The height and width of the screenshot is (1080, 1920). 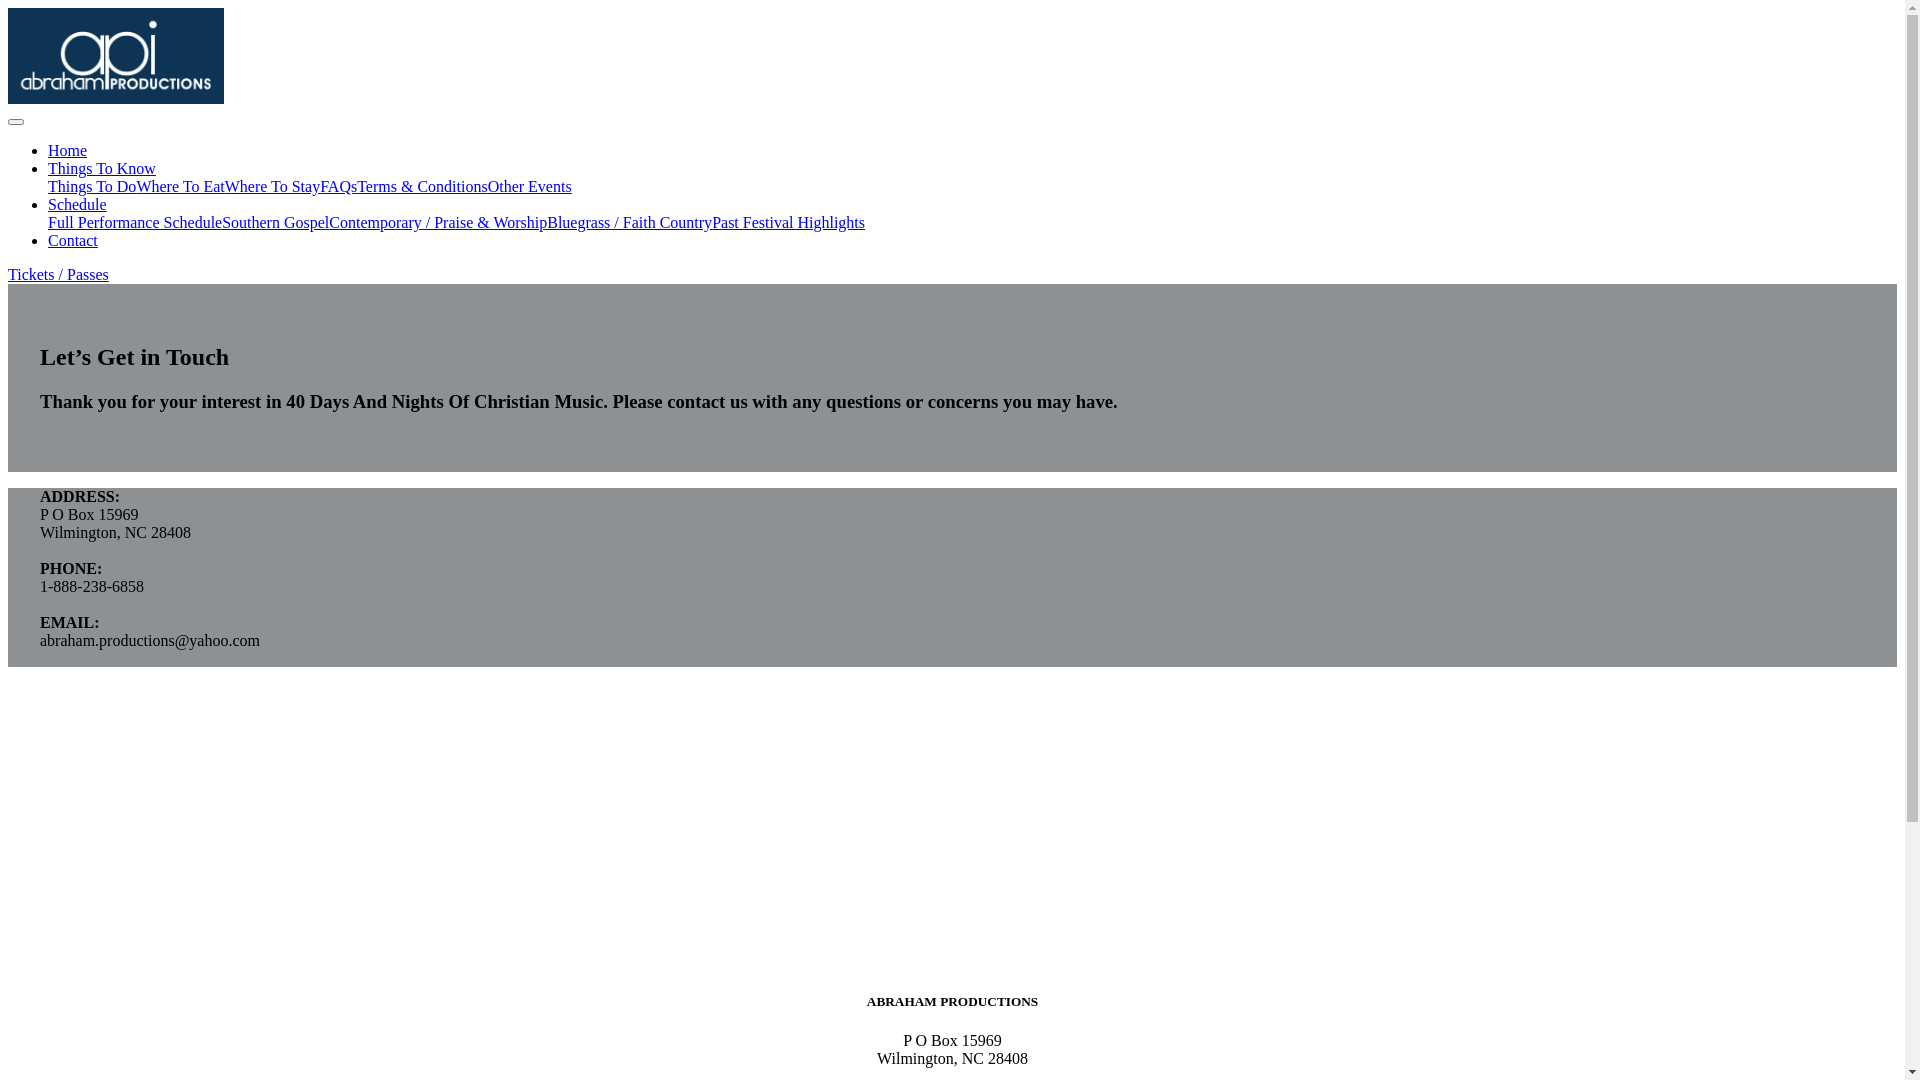 I want to click on 'Terms & Conditions', so click(x=421, y=186).